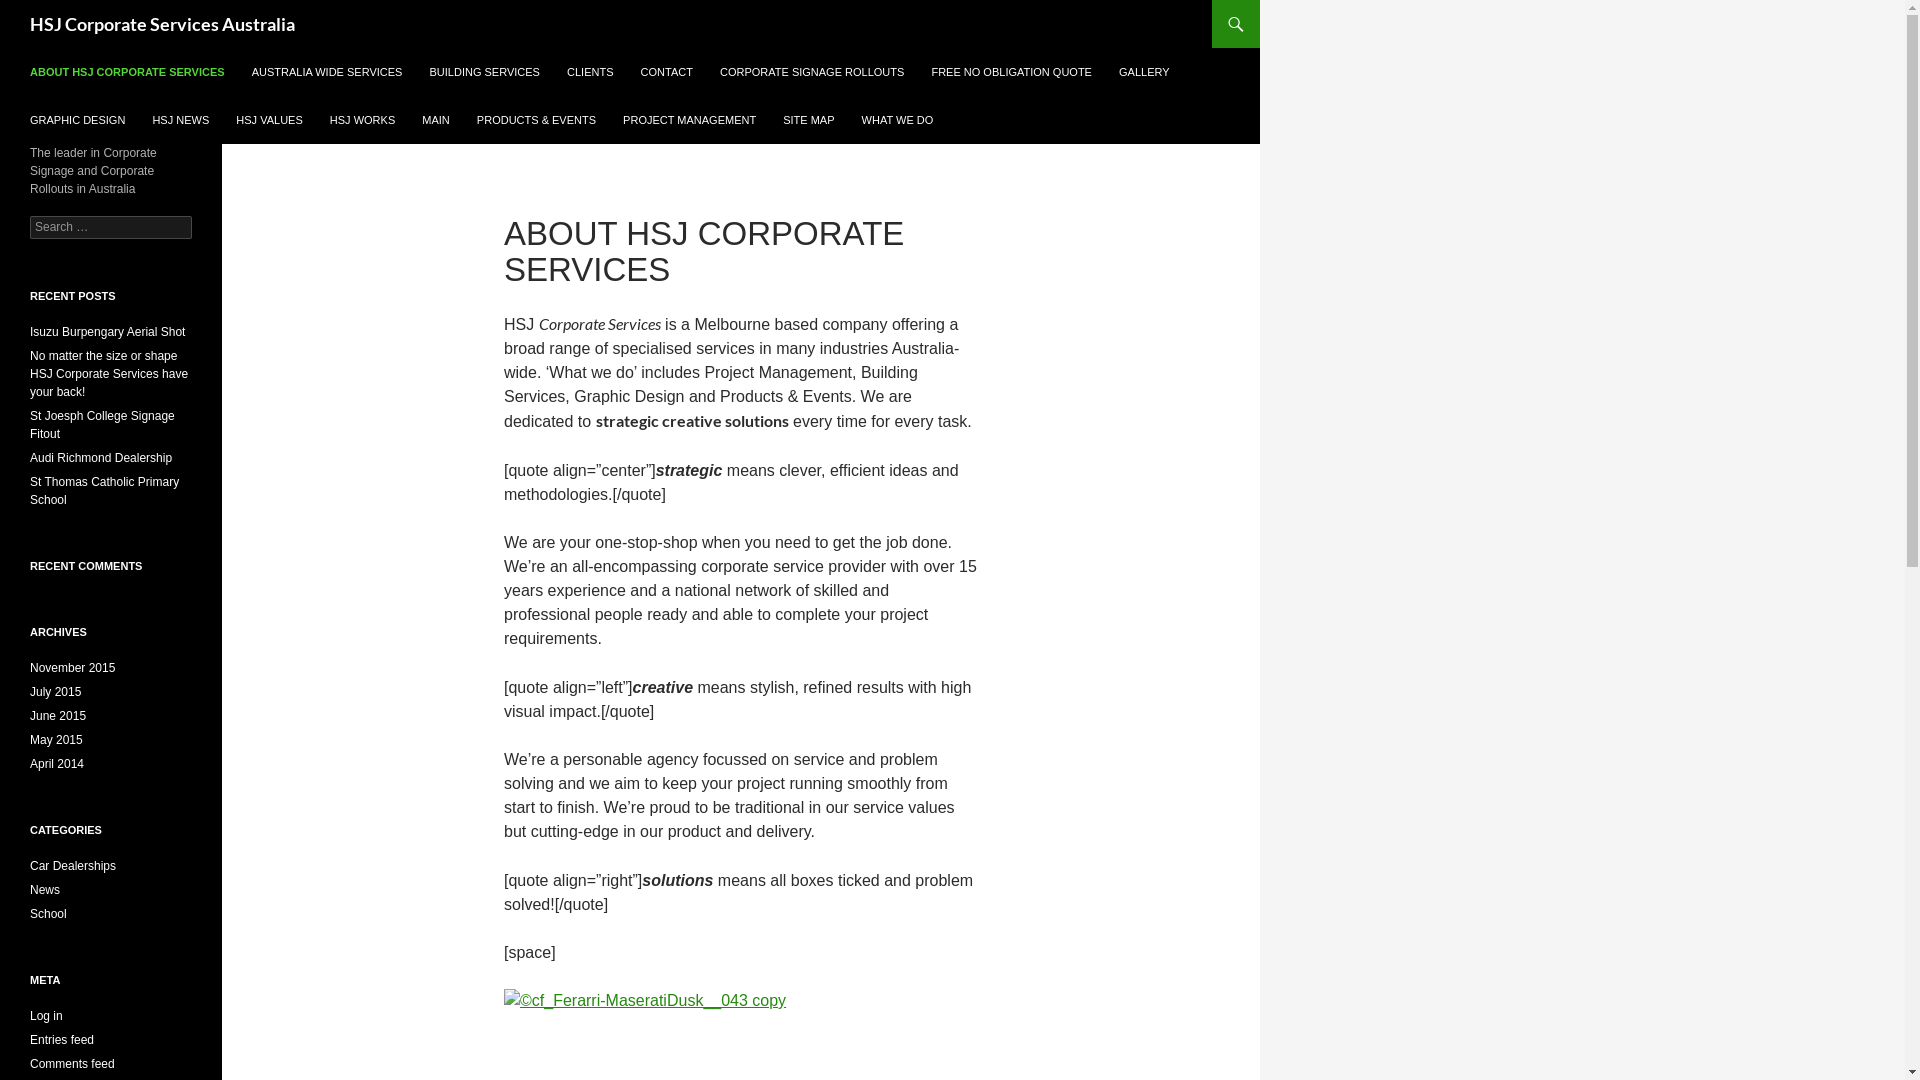 Image resolution: width=1920 pixels, height=1080 pixels. I want to click on 'St Thomas Catholic Primary School', so click(103, 490).